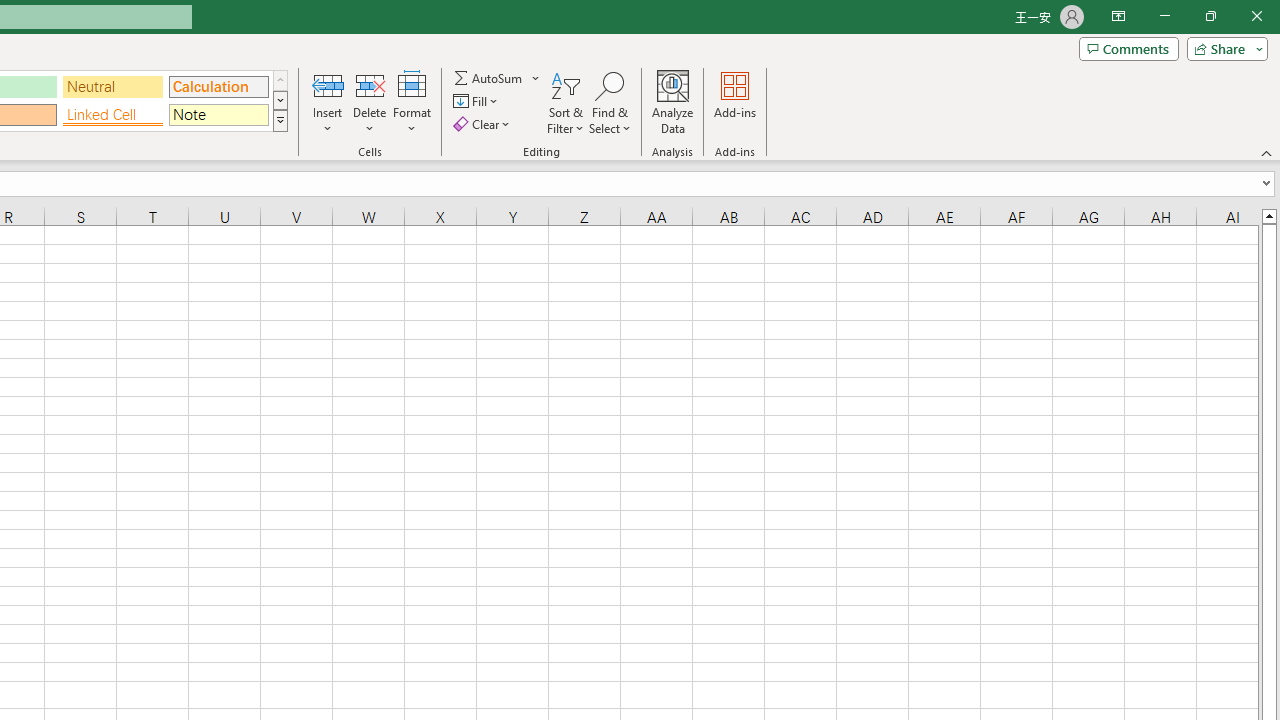  I want to click on 'Delete', so click(369, 103).